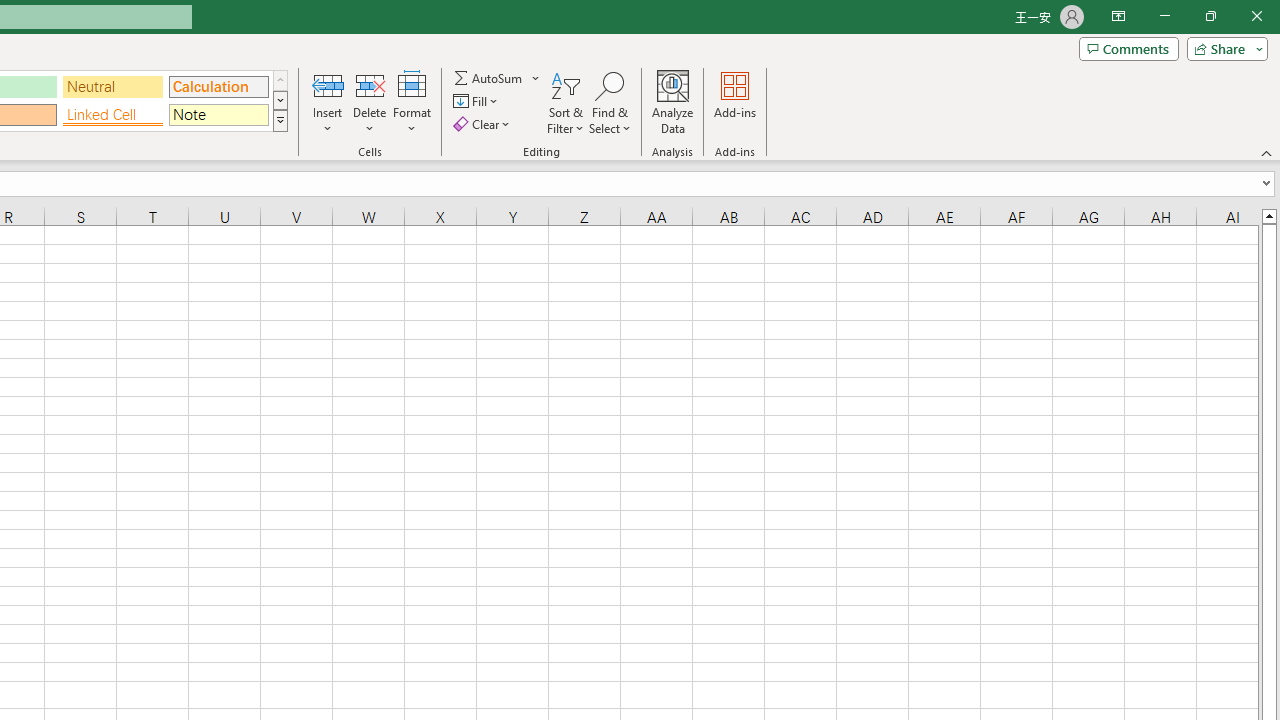  I want to click on 'Delete', so click(369, 103).